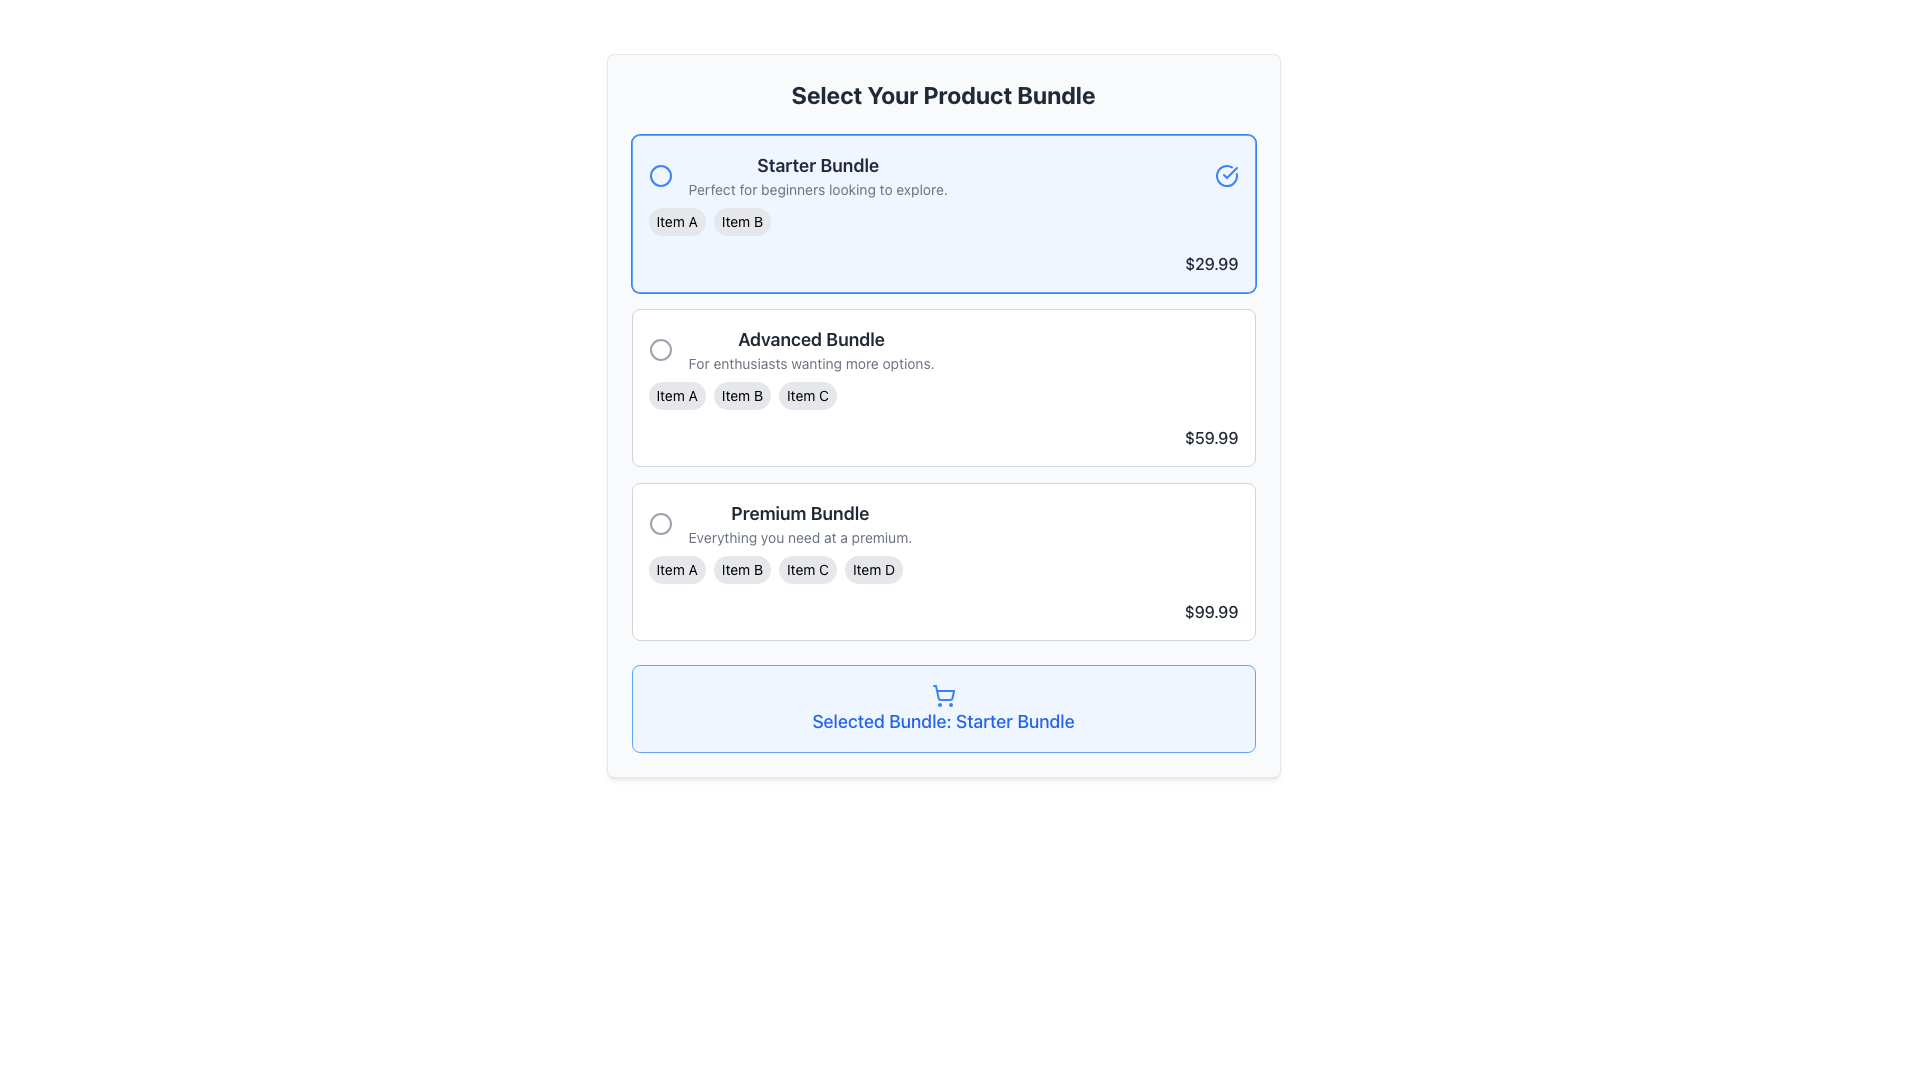 The height and width of the screenshot is (1080, 1920). Describe the element at coordinates (660, 523) in the screenshot. I see `the circular icon next to the 'Premium Bundle' option in the pricing interface` at that location.